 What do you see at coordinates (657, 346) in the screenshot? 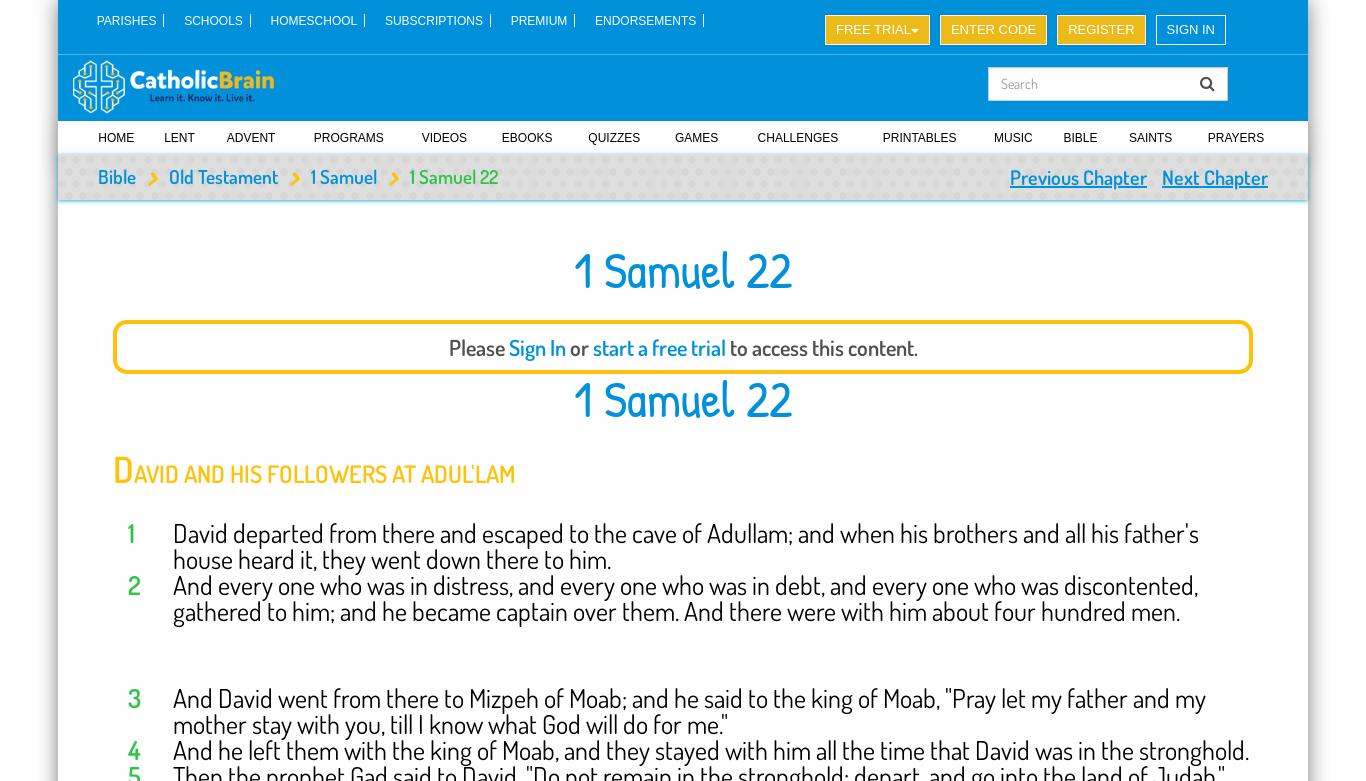
I see `'start a free trial'` at bounding box center [657, 346].